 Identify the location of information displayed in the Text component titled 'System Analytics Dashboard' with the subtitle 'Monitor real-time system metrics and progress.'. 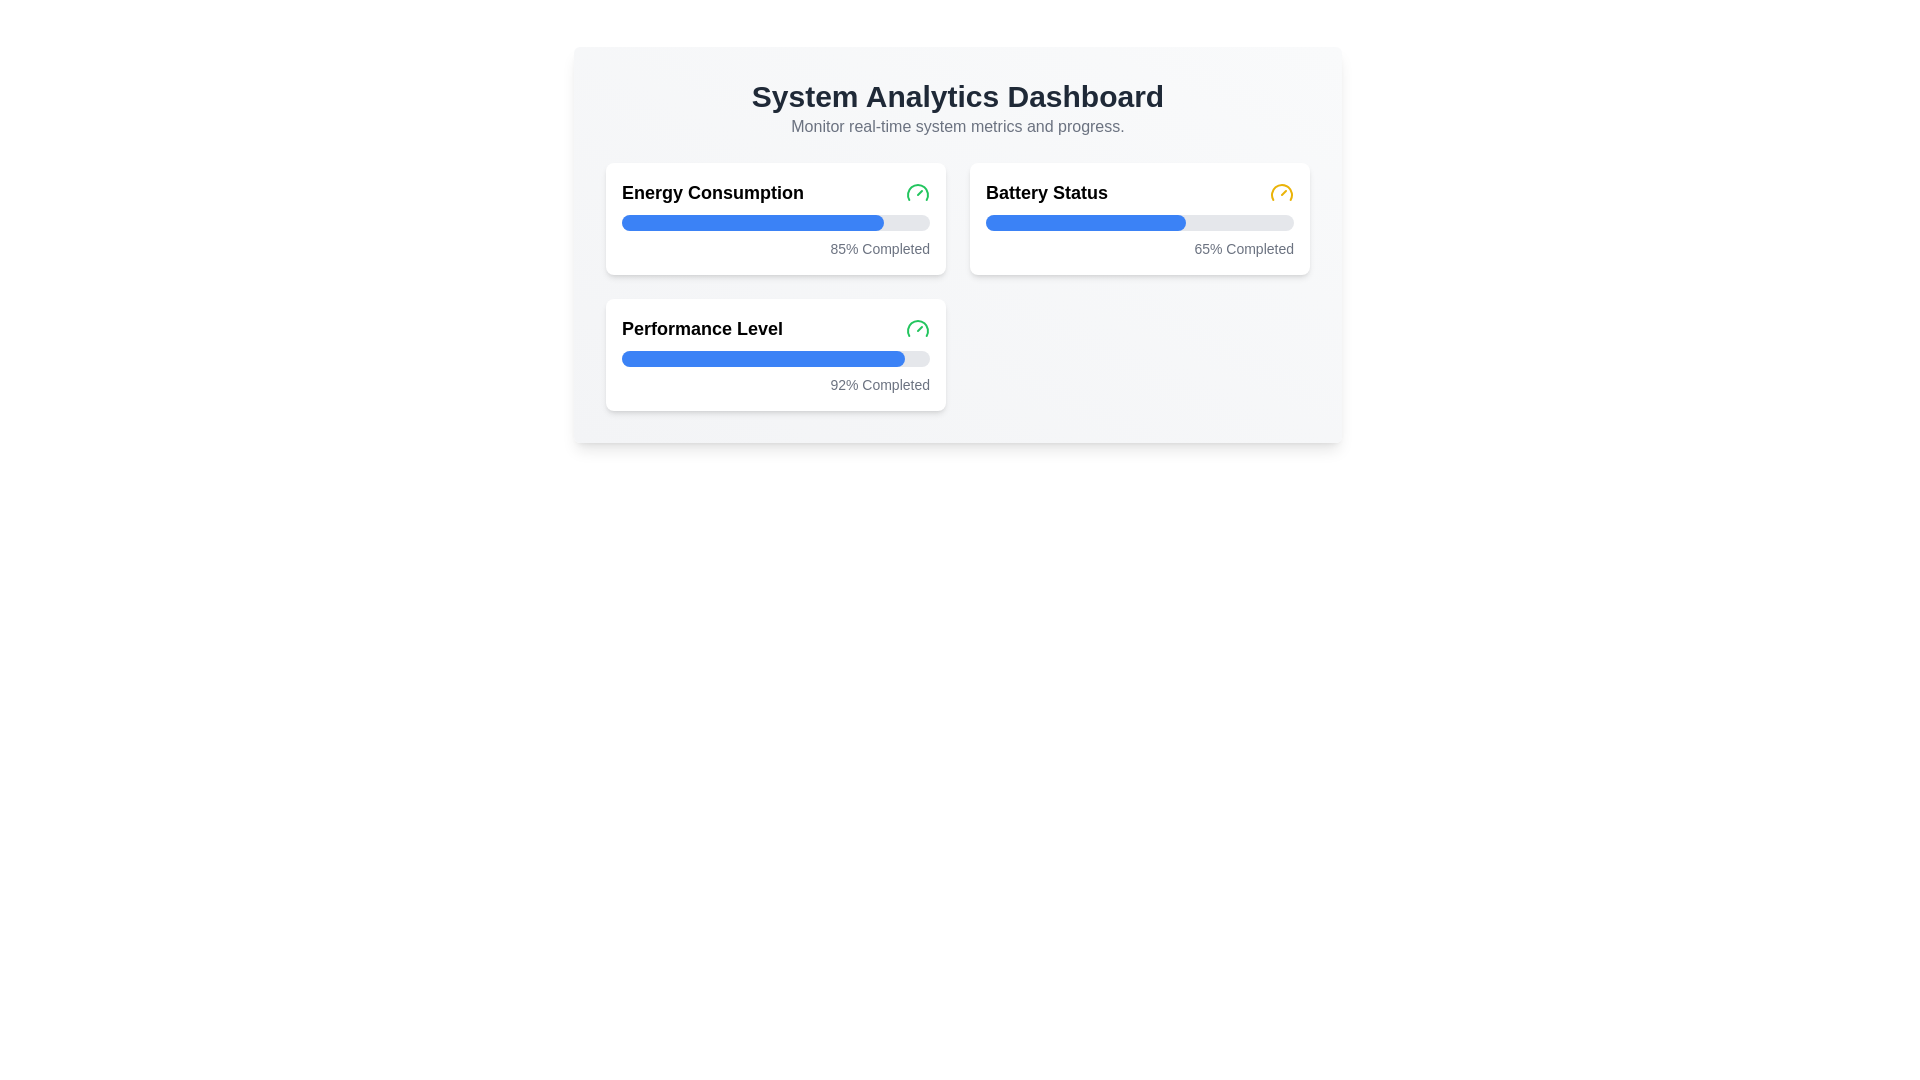
(957, 108).